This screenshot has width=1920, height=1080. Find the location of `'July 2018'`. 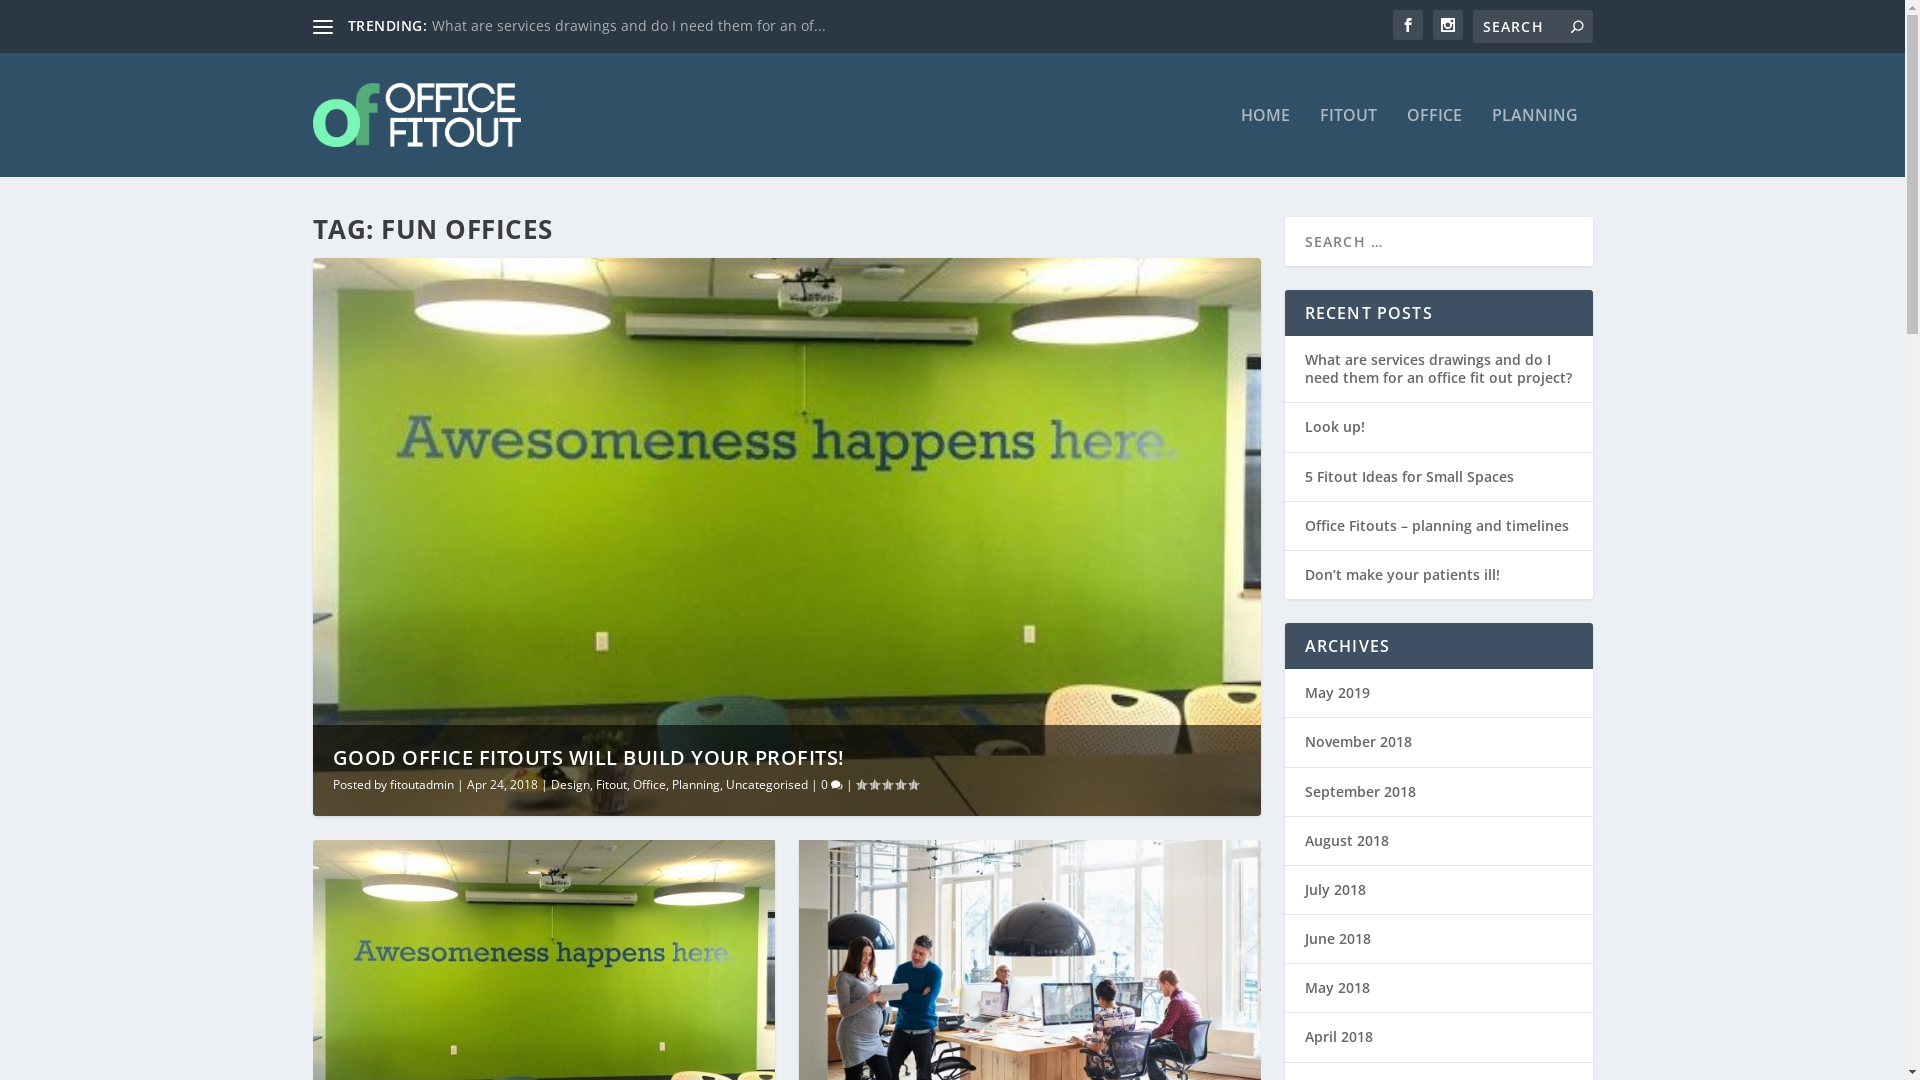

'July 2018' is located at coordinates (1334, 888).